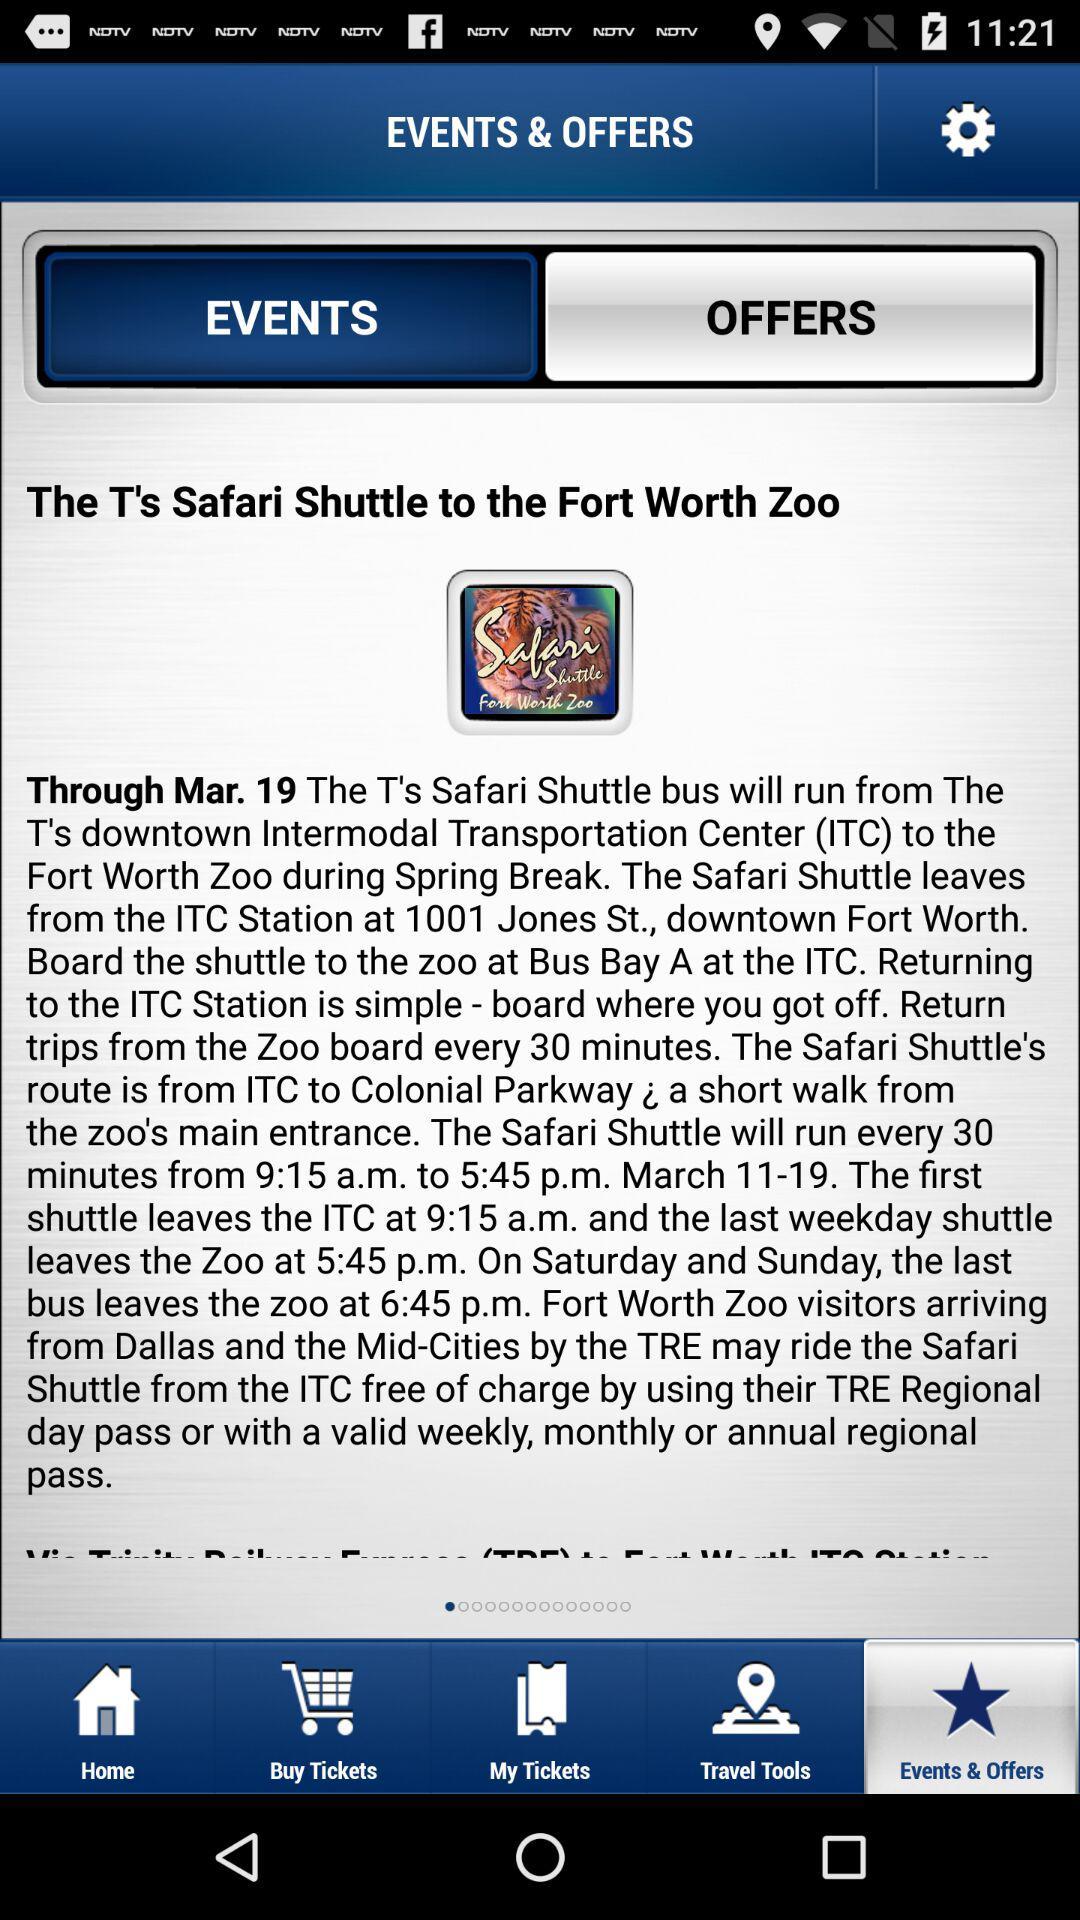 This screenshot has height=1920, width=1080. I want to click on the settings option, so click(964, 129).